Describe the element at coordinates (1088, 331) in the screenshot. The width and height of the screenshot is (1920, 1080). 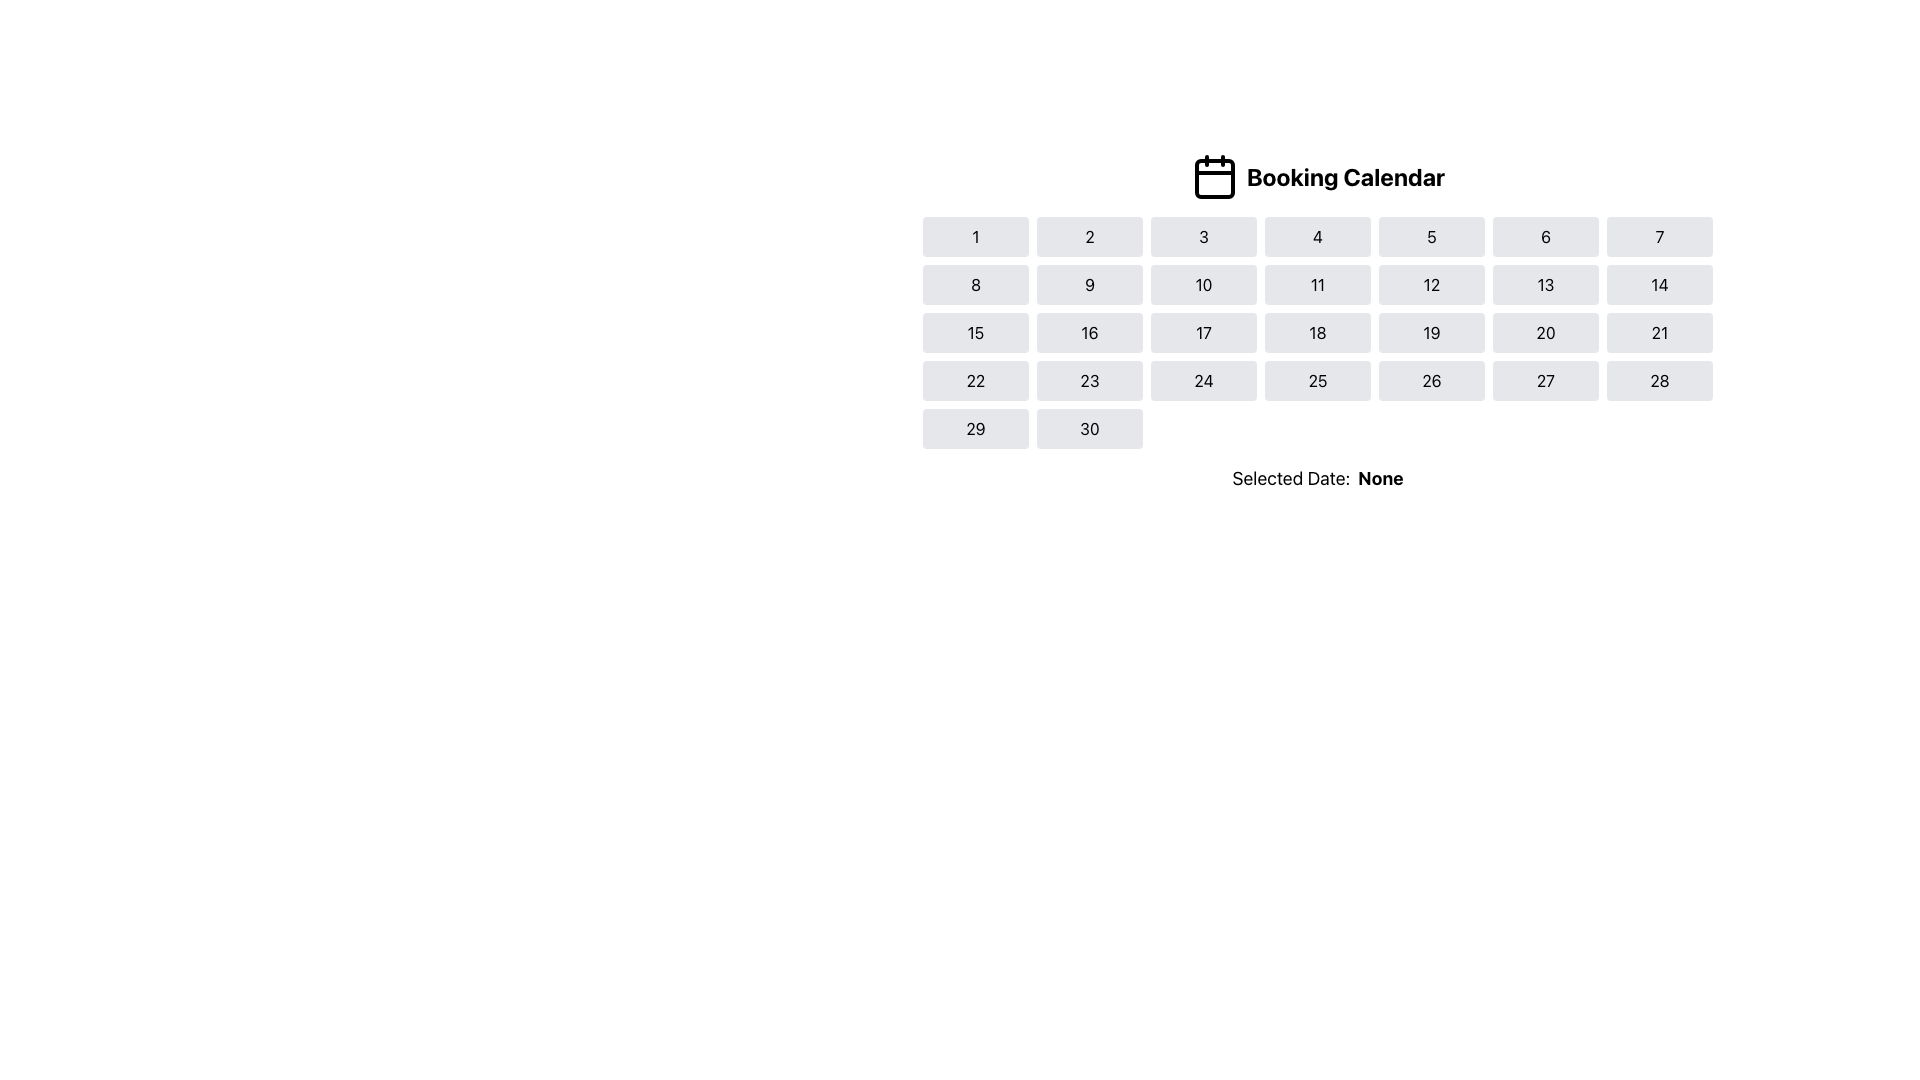
I see `the selectable date button labeled '16' in the calendar interface` at that location.